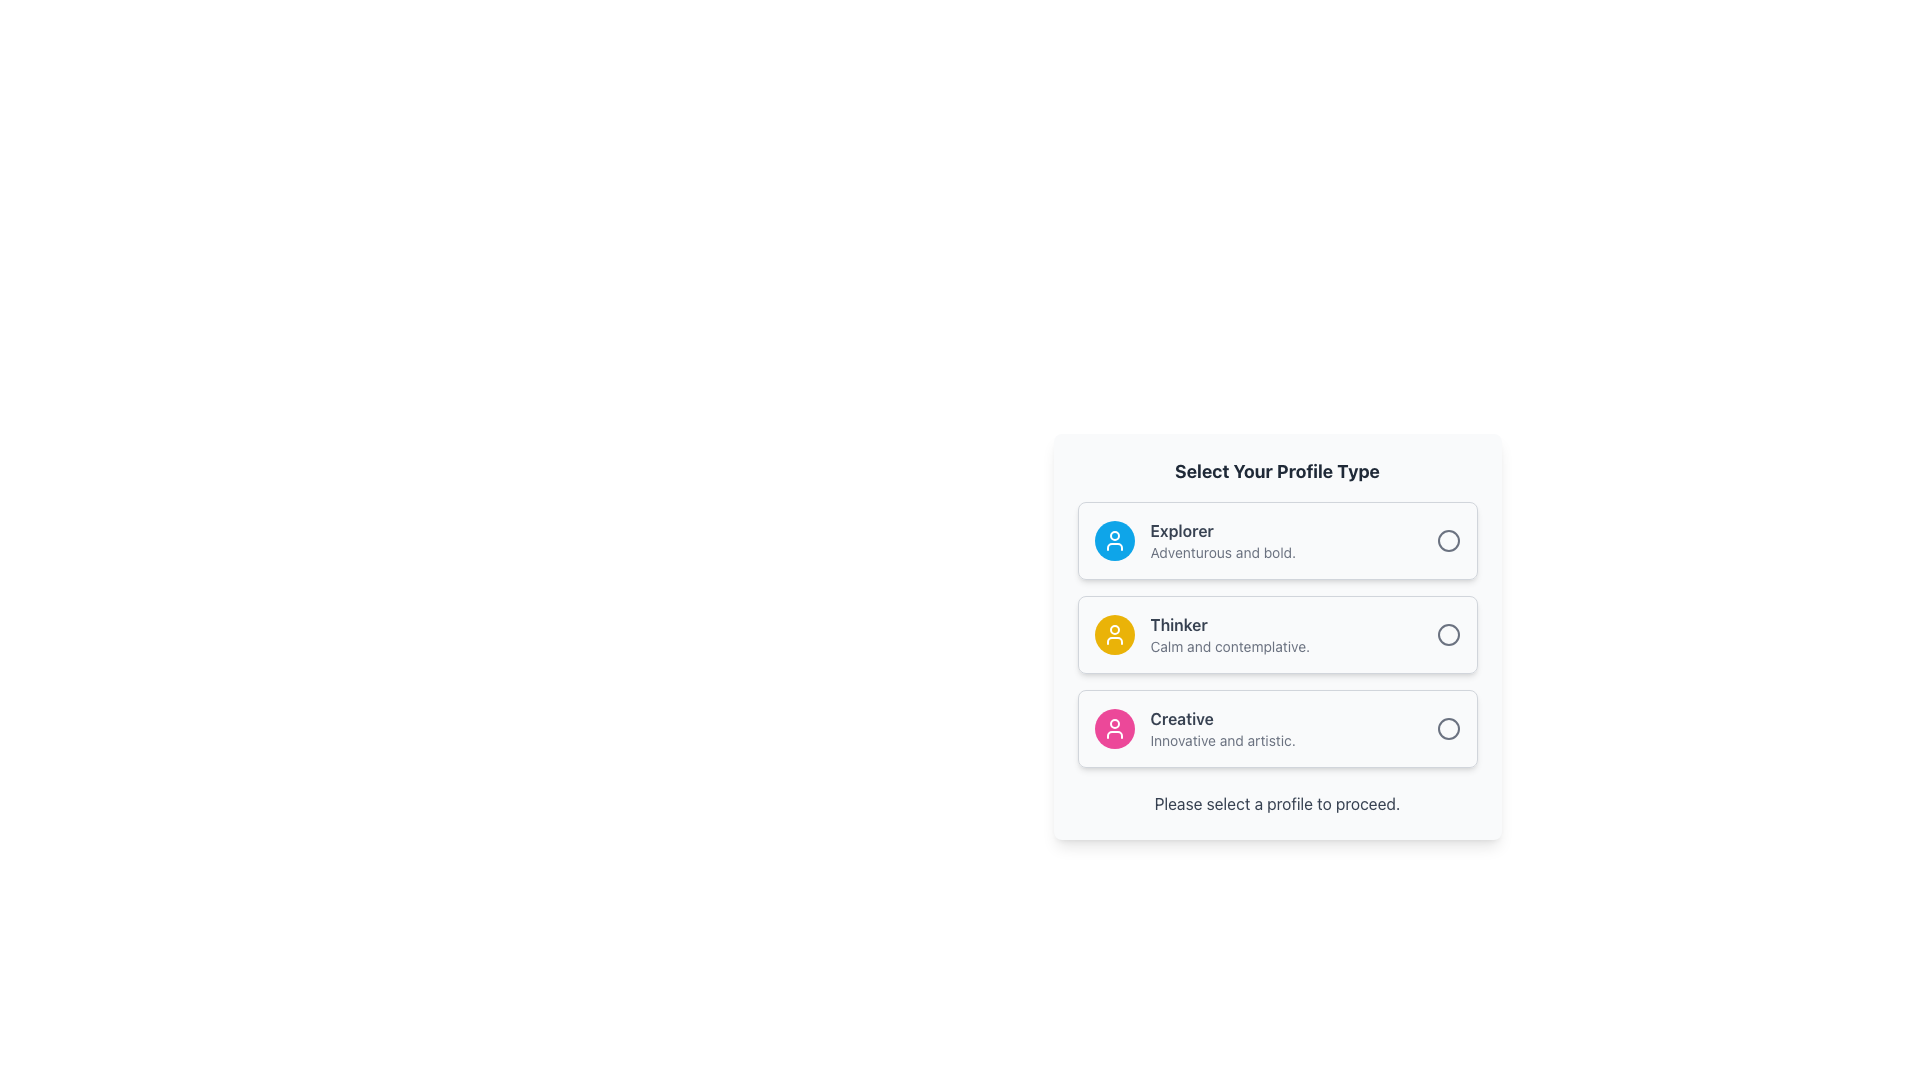  I want to click on one of the radio button options in the selection component labeled 'Select Your Profile Type', so click(1276, 635).